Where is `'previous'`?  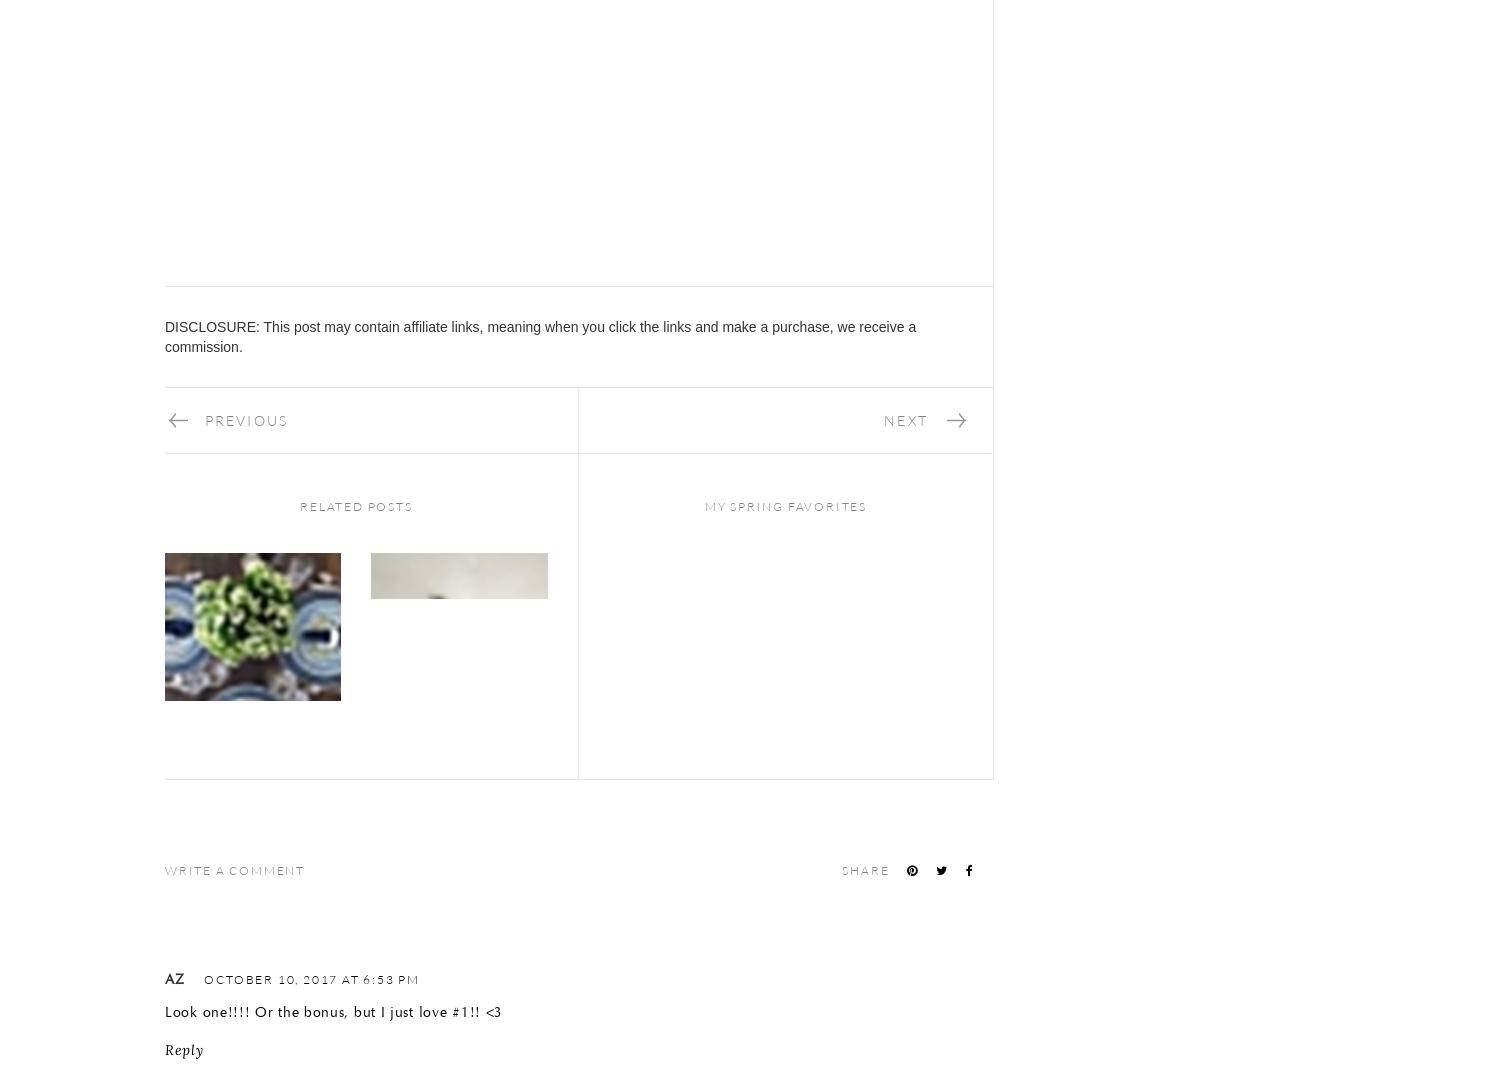 'previous' is located at coordinates (245, 418).